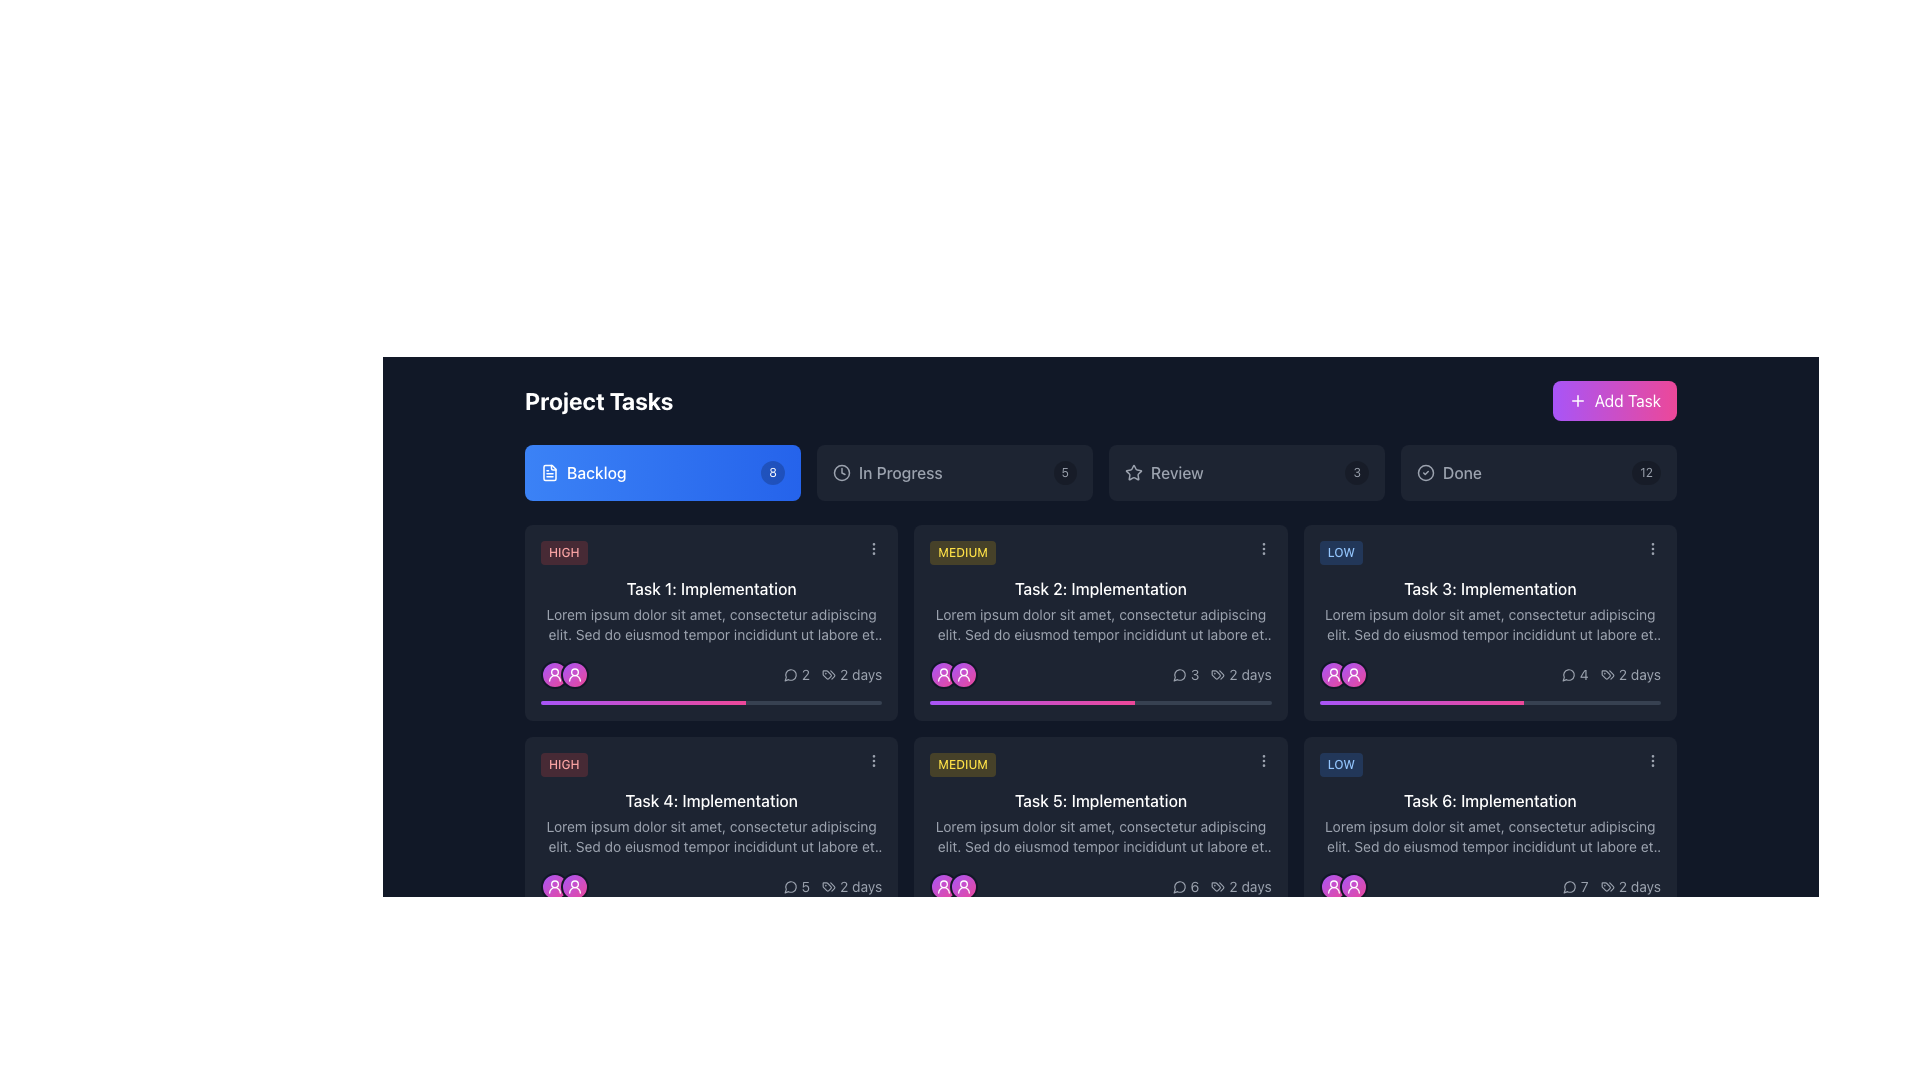  I want to click on the options menu trigger button located in the top right corner of the 'Task 2: Implementation' card, next to the yellow 'MEDIUM' badge, so click(1262, 548).